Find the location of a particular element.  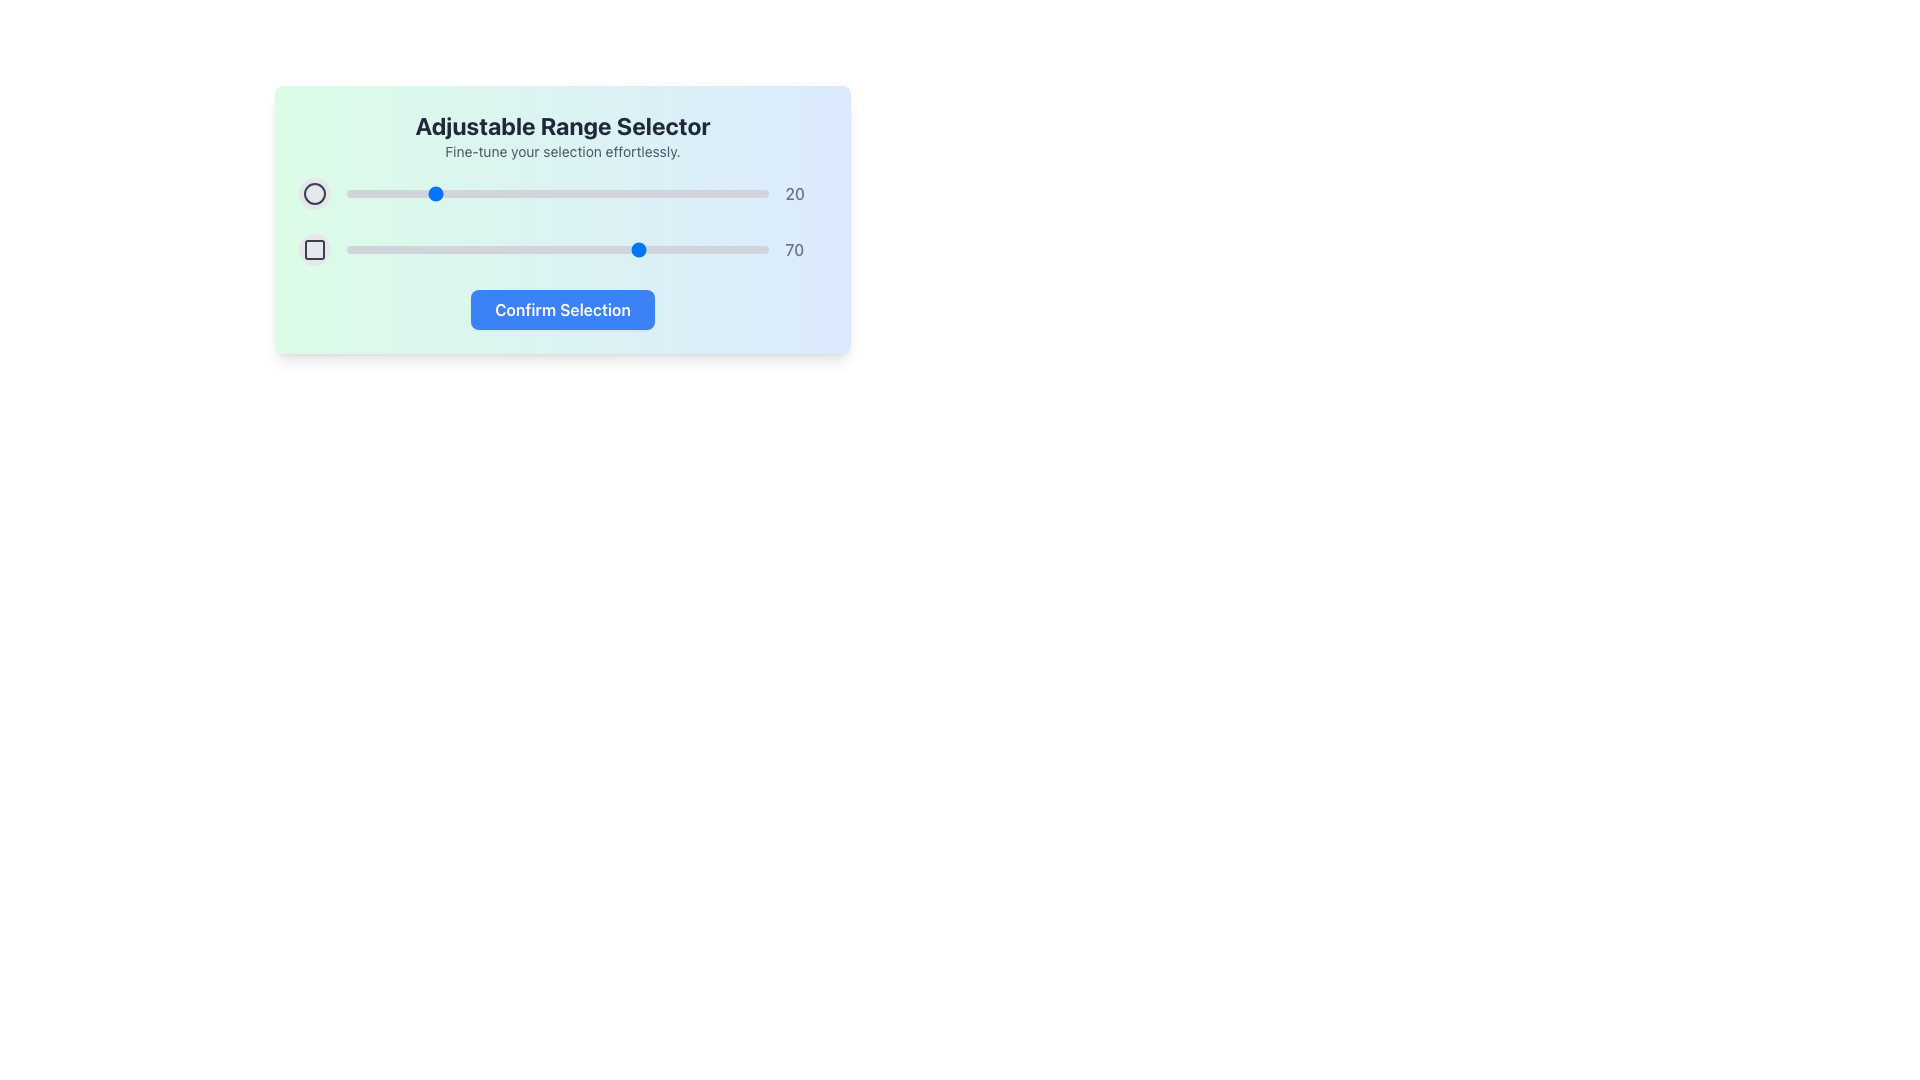

slider is located at coordinates (655, 193).